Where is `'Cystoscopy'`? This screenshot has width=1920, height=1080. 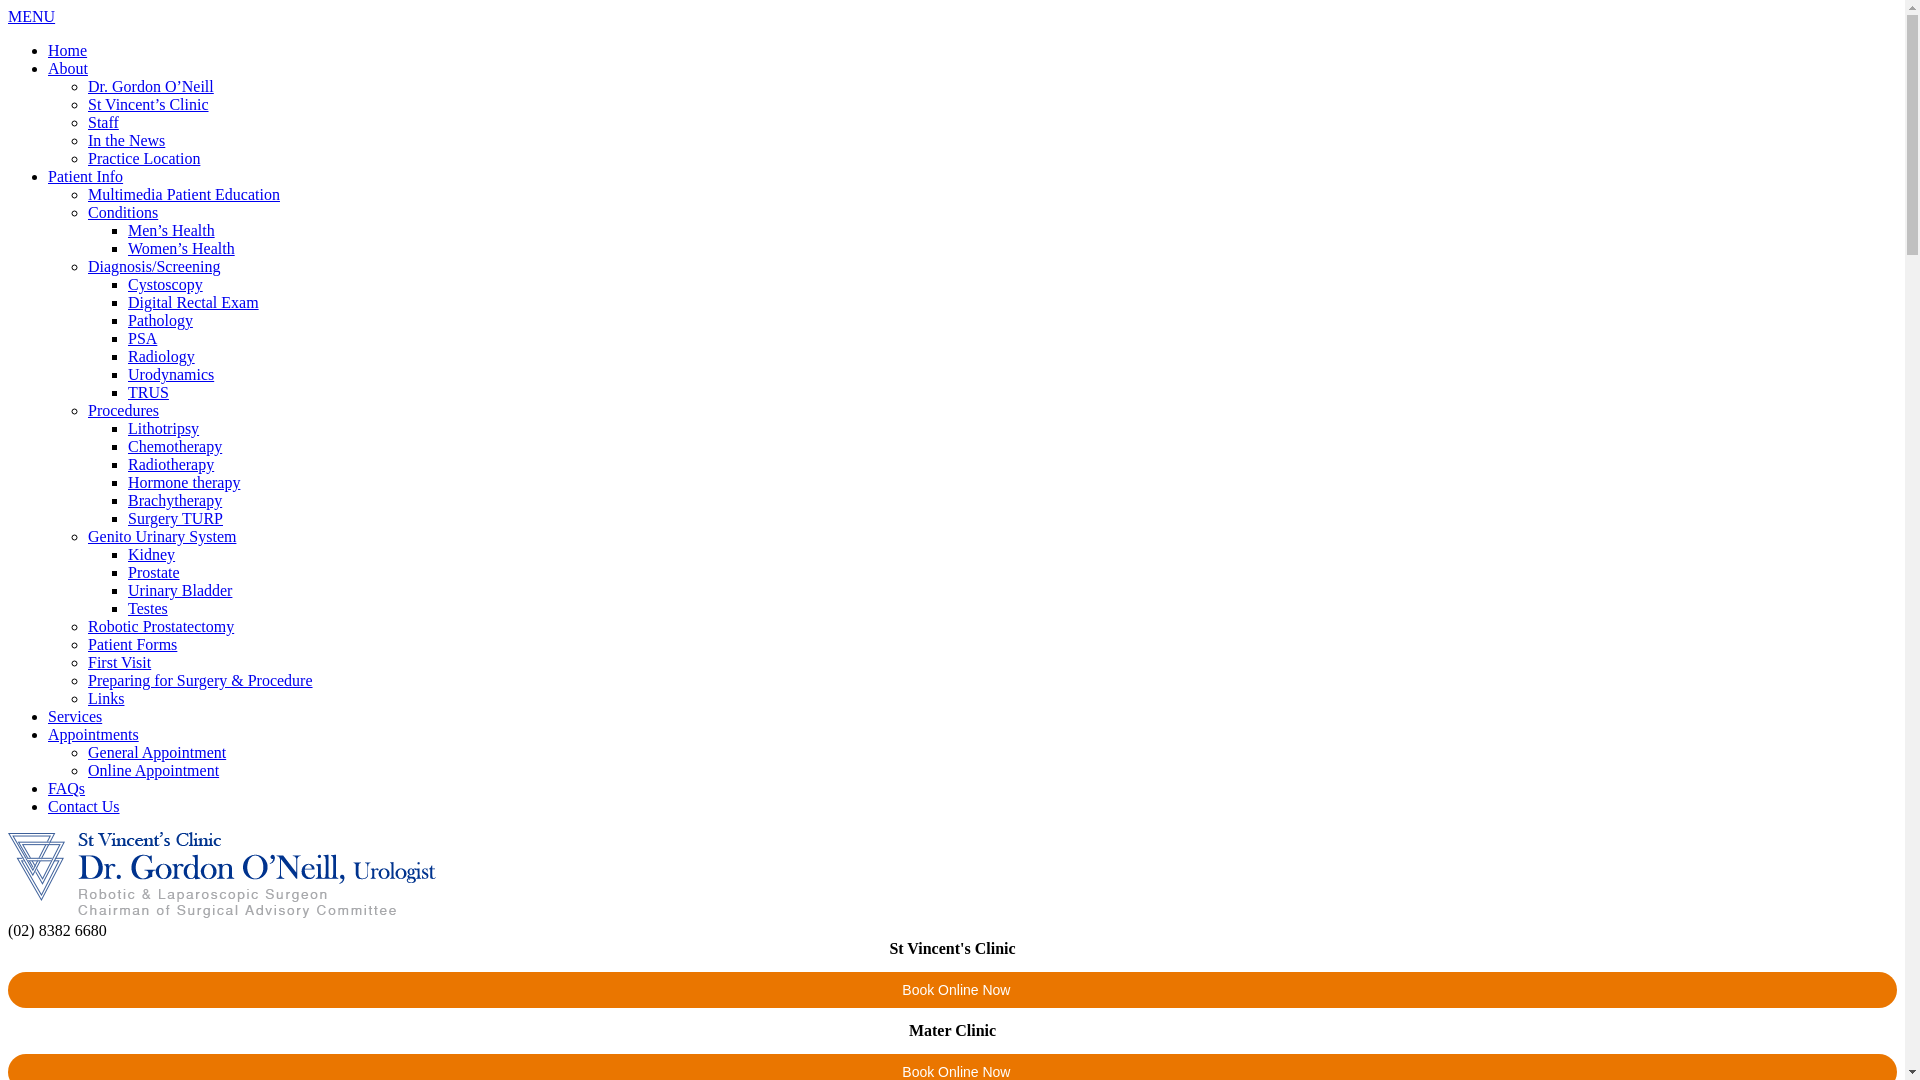 'Cystoscopy' is located at coordinates (165, 284).